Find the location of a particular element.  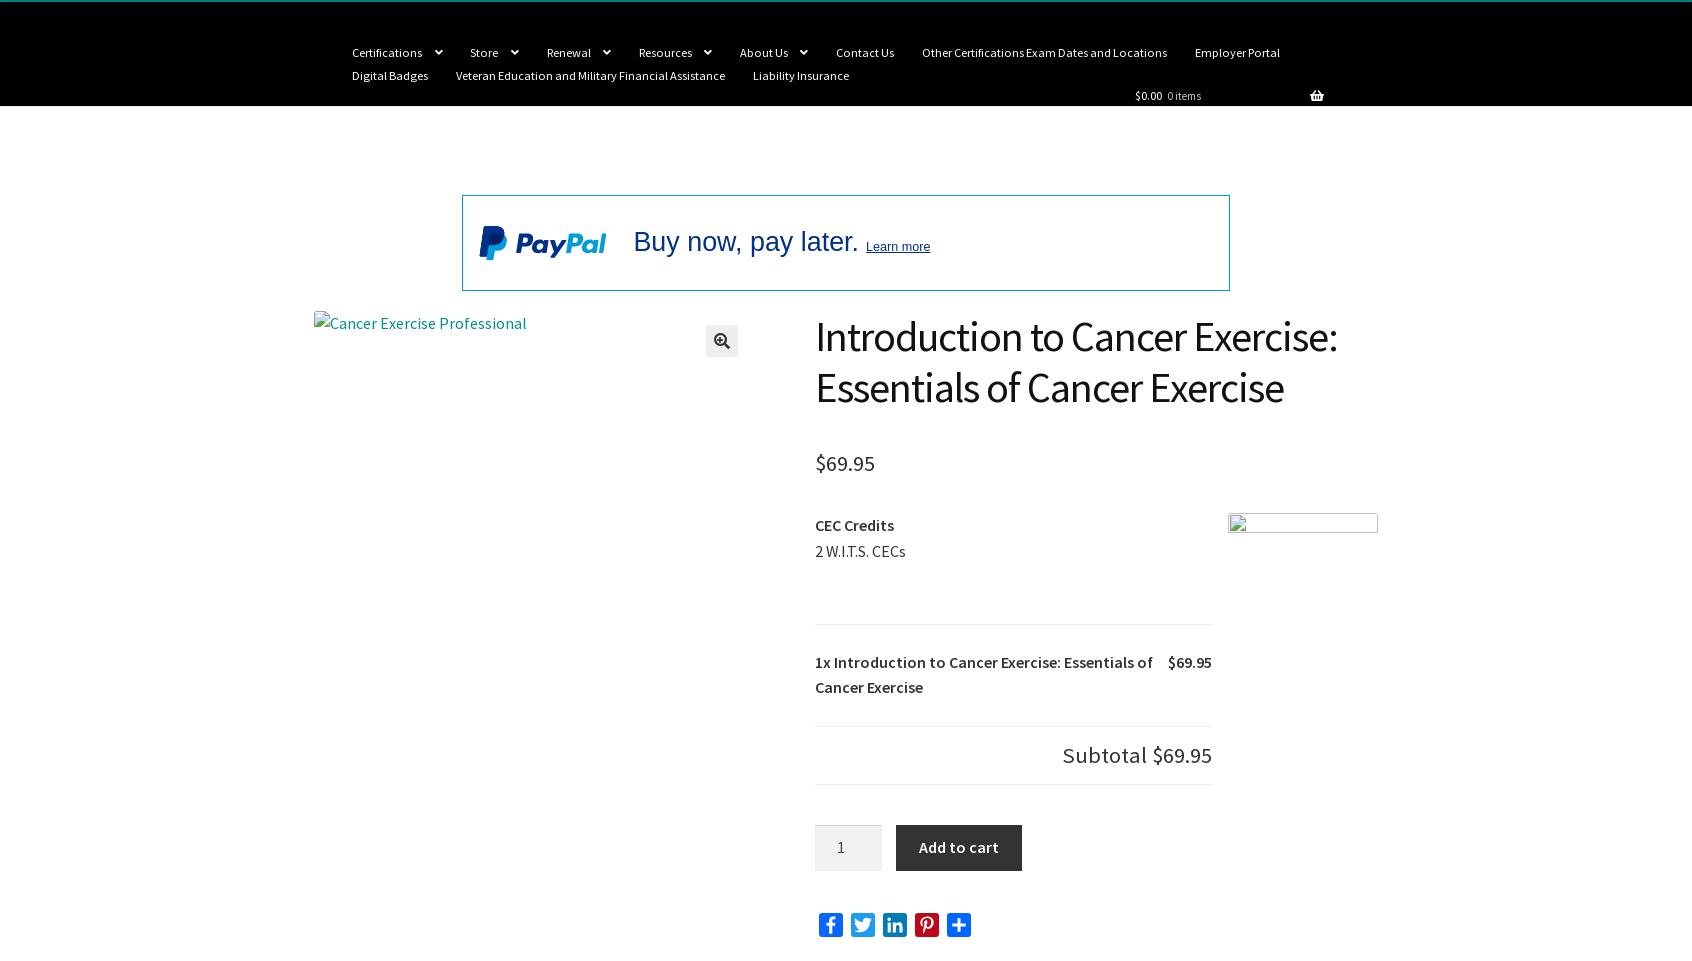

'About Us' is located at coordinates (761, 51).